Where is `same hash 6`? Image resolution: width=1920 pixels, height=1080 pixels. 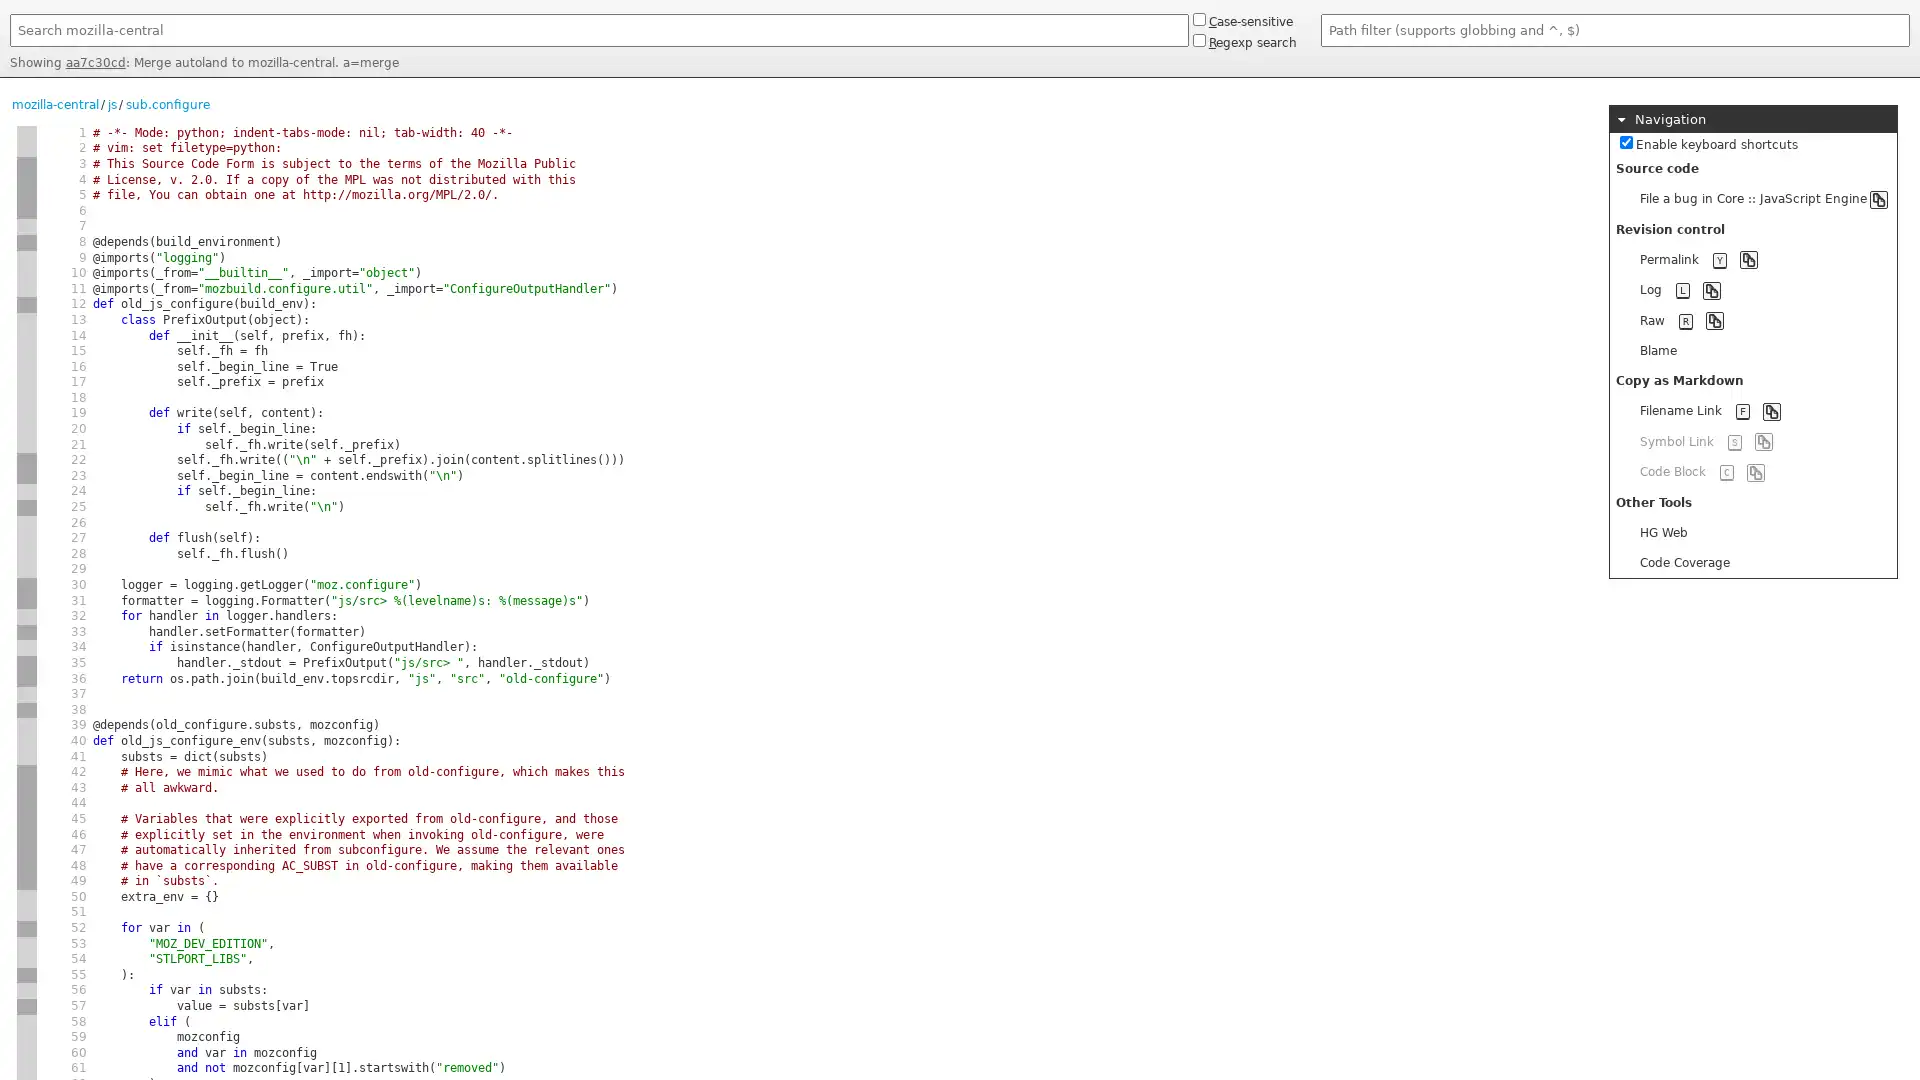
same hash 6 is located at coordinates (27, 412).